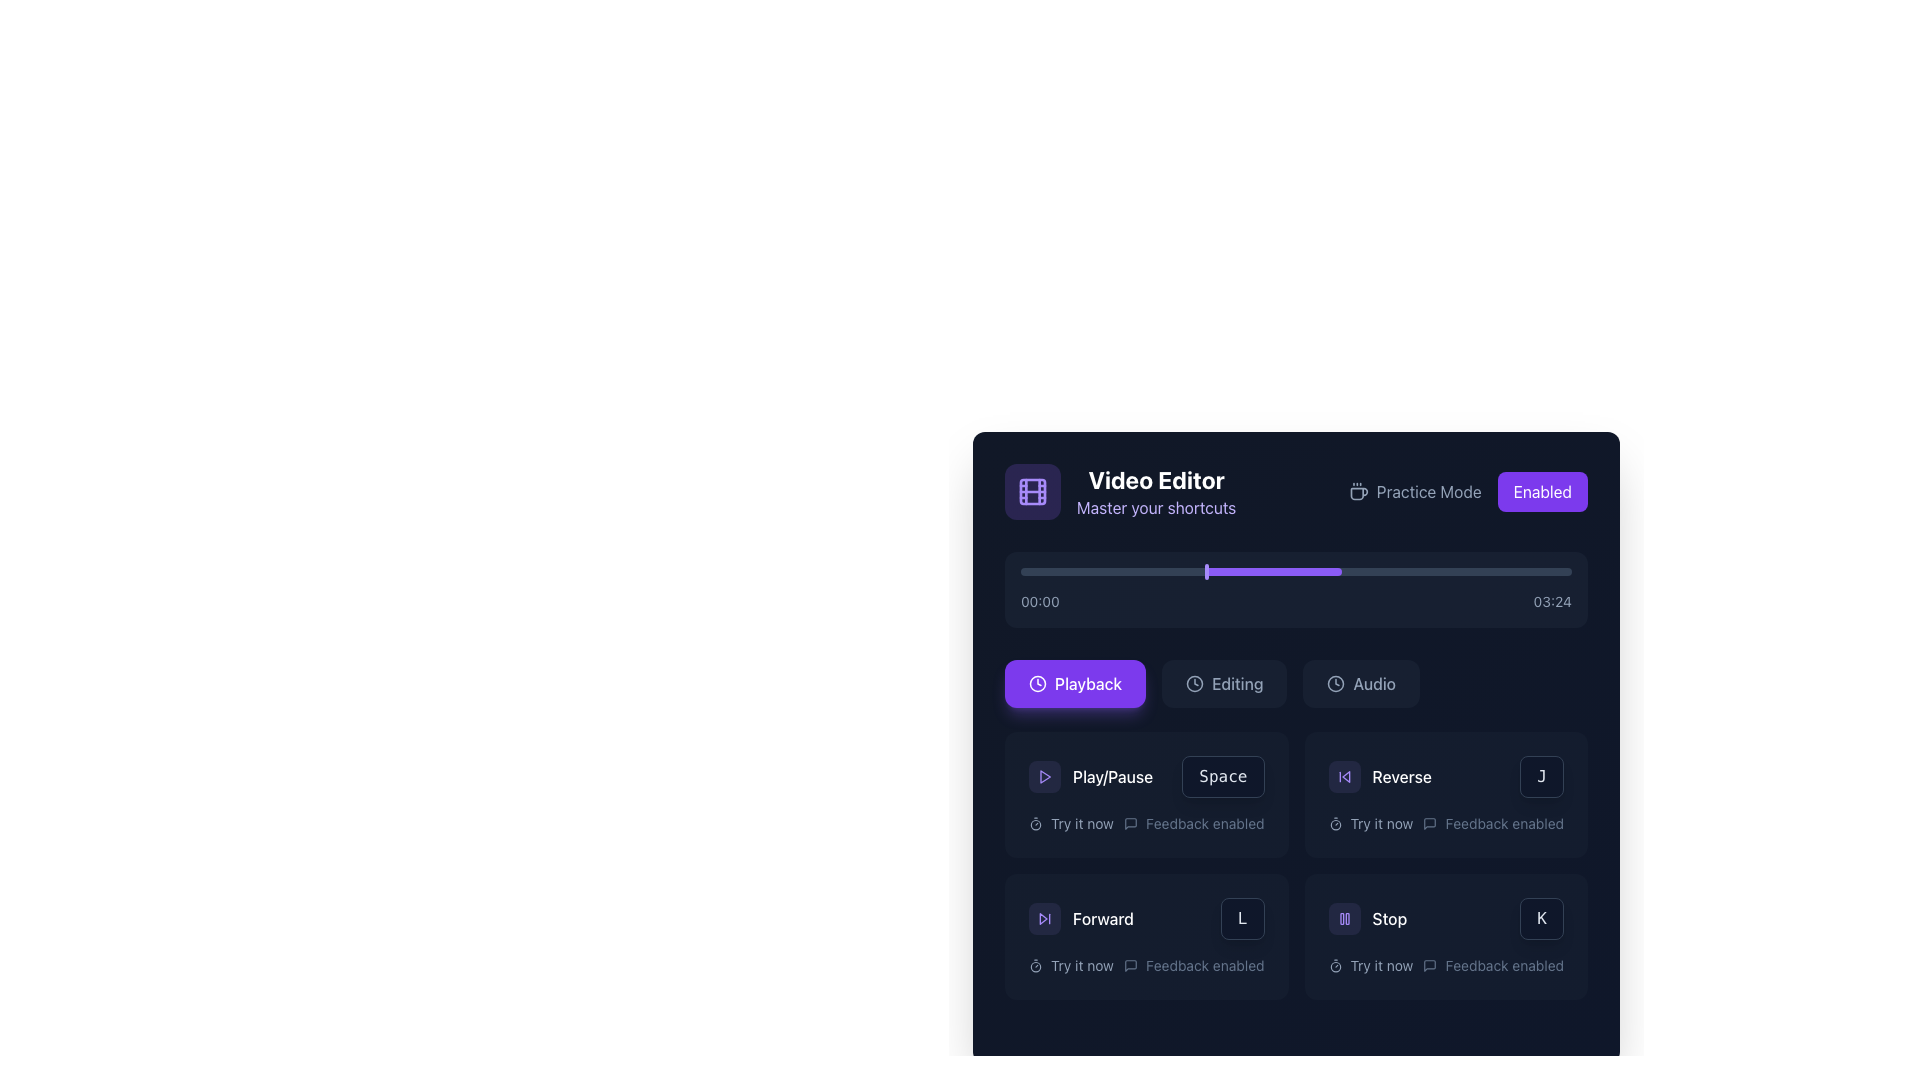  What do you see at coordinates (1541, 918) in the screenshot?
I see `the label displaying the letter 'K' in white font, located in the bottom right section of the interface near the 'Stop' action` at bounding box center [1541, 918].